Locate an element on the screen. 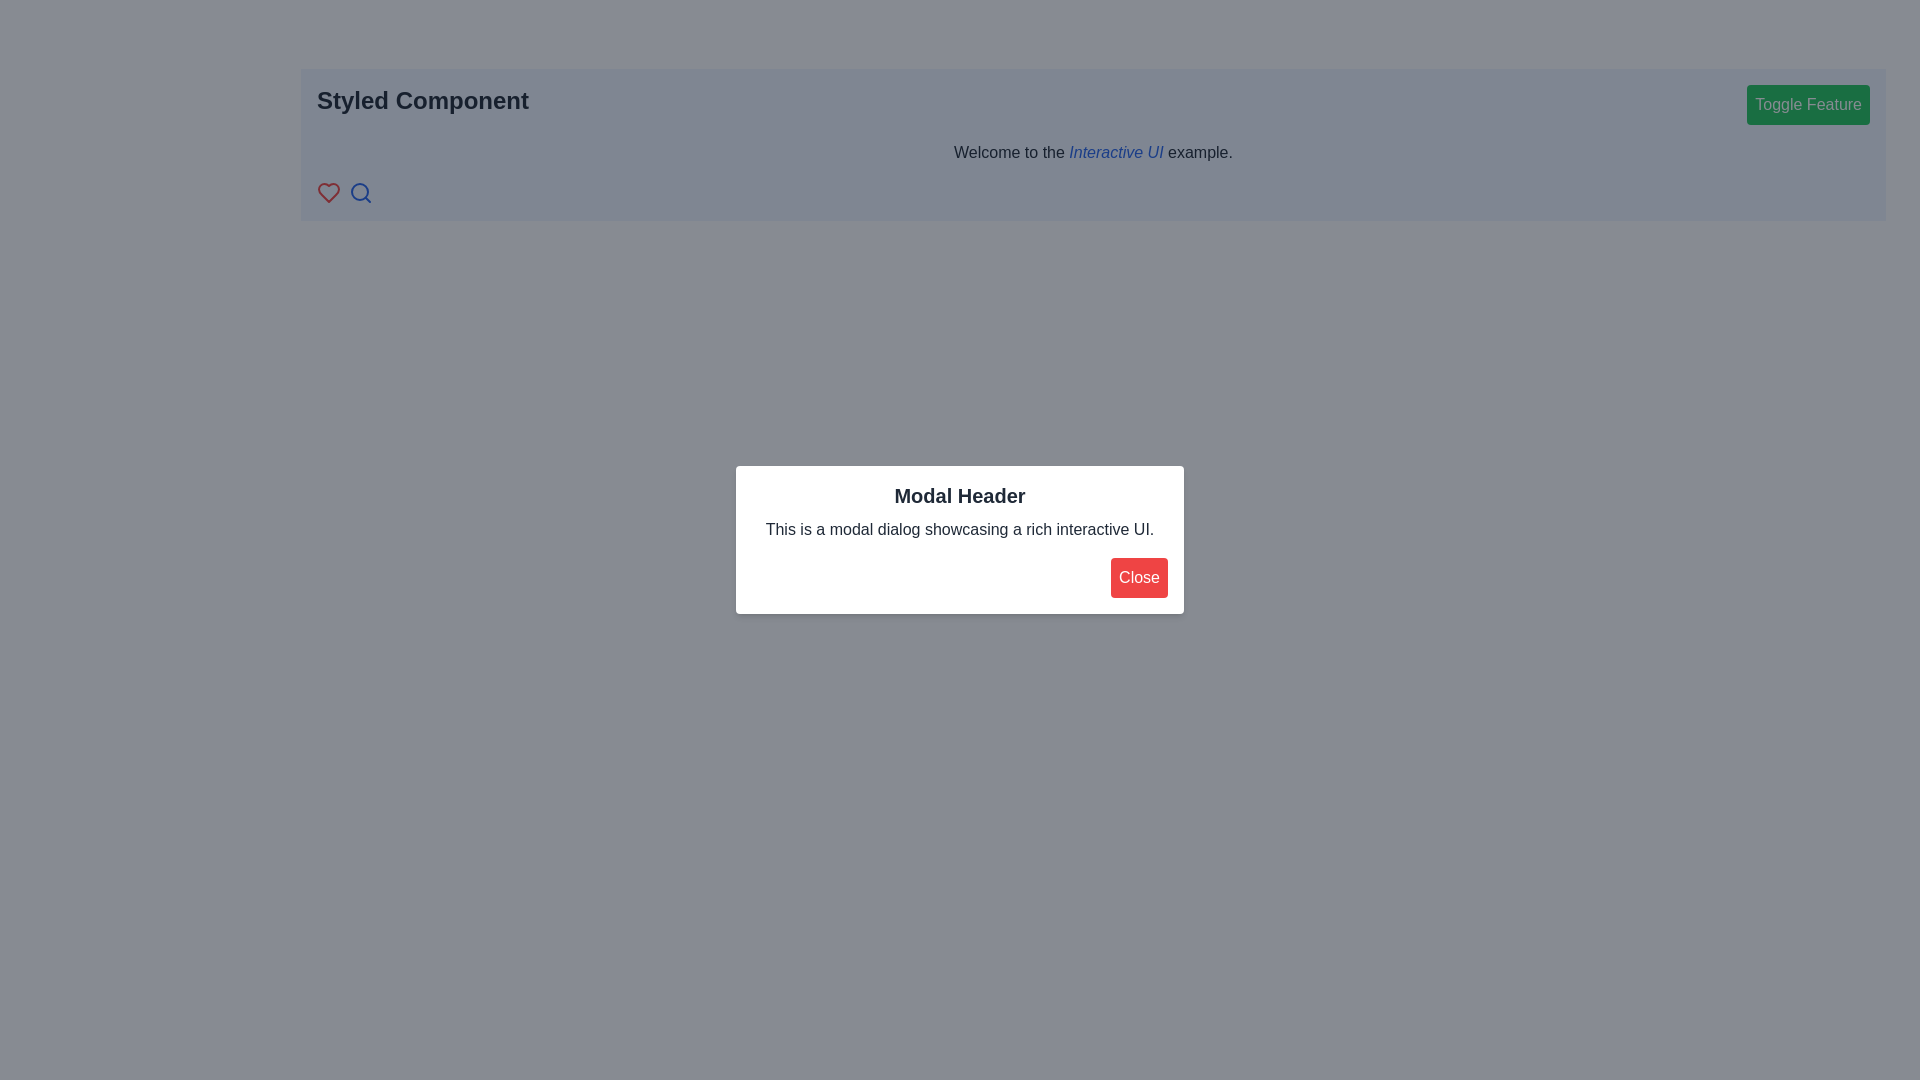 The width and height of the screenshot is (1920, 1080). text string displayed in the modal dialog that says 'This is a modal dialog showcasing a rich interactive UI.' which is located below the 'Modal Header' and above the 'Close' button is located at coordinates (960, 528).